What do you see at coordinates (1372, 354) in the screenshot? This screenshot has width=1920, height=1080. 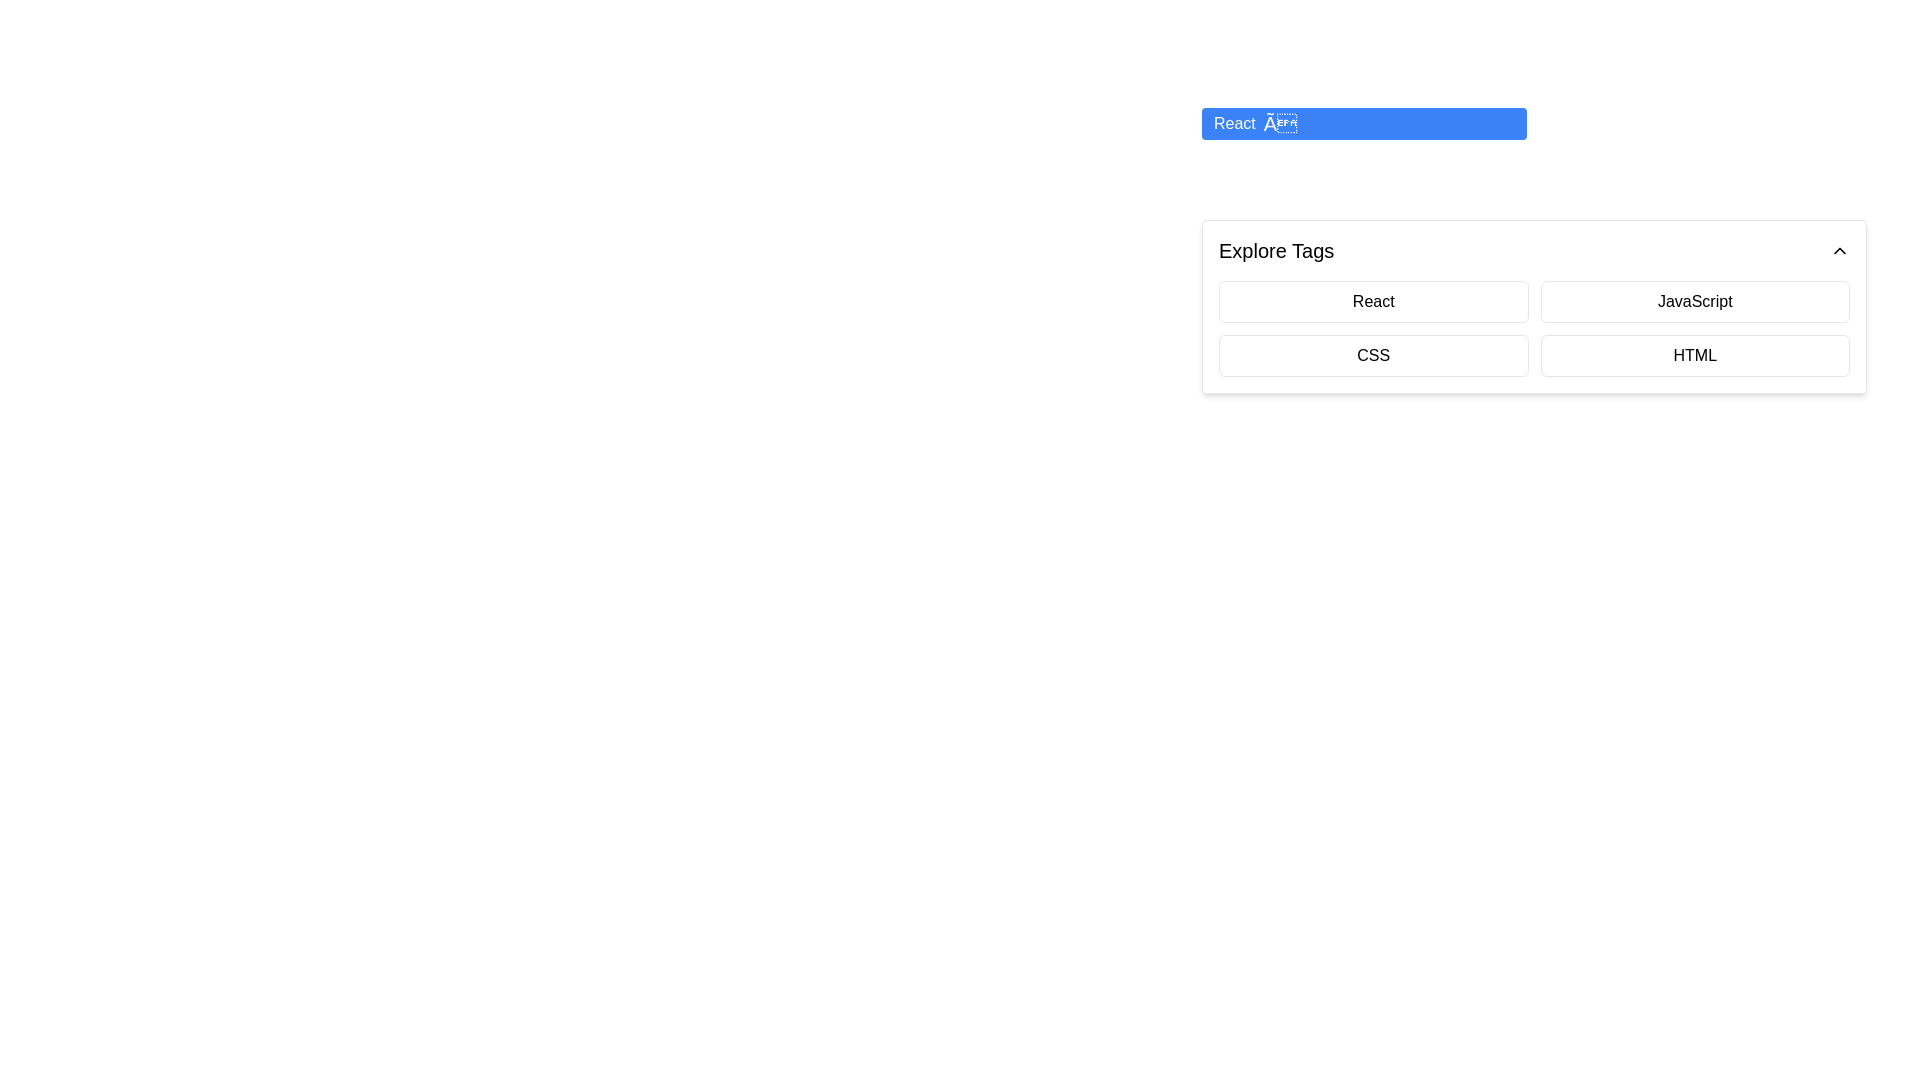 I see `the rectangular button labeled 'CSS' located in the lower-left quadrant of the interface` at bounding box center [1372, 354].